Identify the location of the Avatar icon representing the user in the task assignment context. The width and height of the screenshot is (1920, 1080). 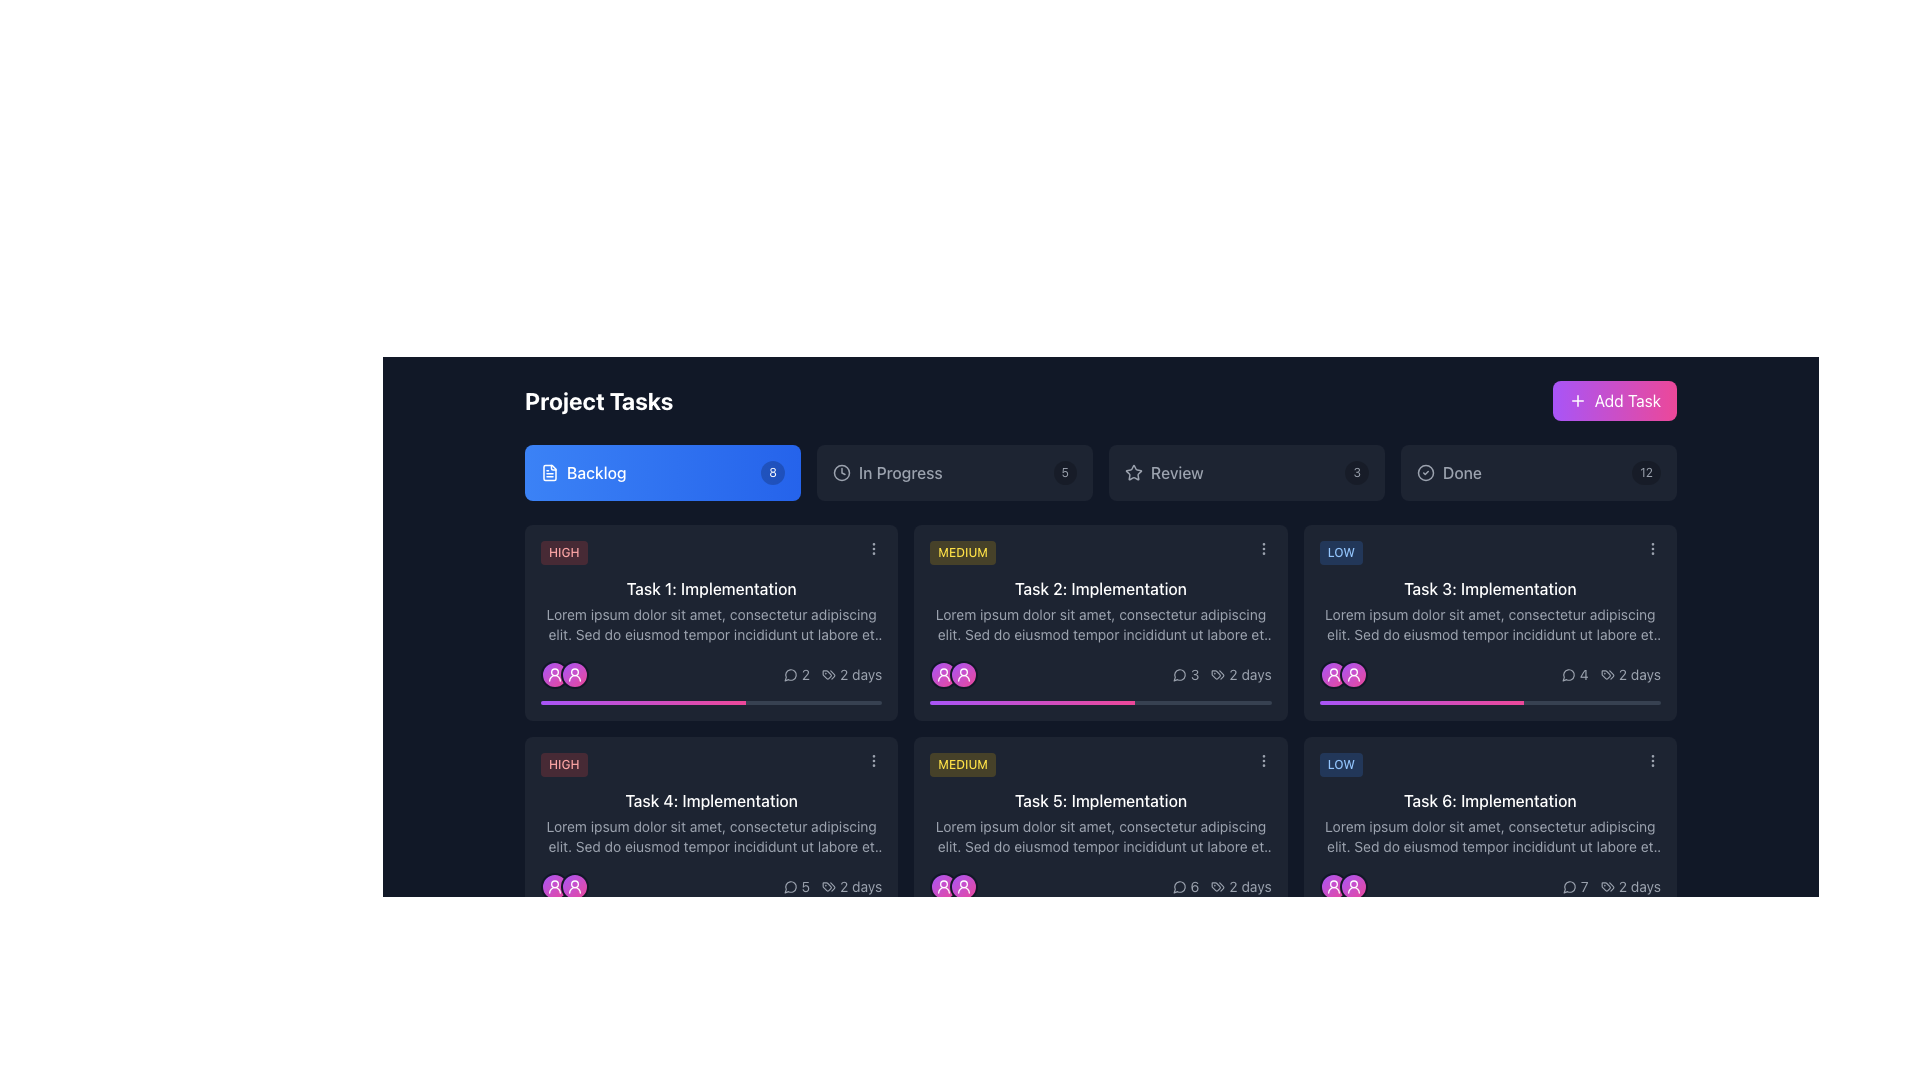
(555, 675).